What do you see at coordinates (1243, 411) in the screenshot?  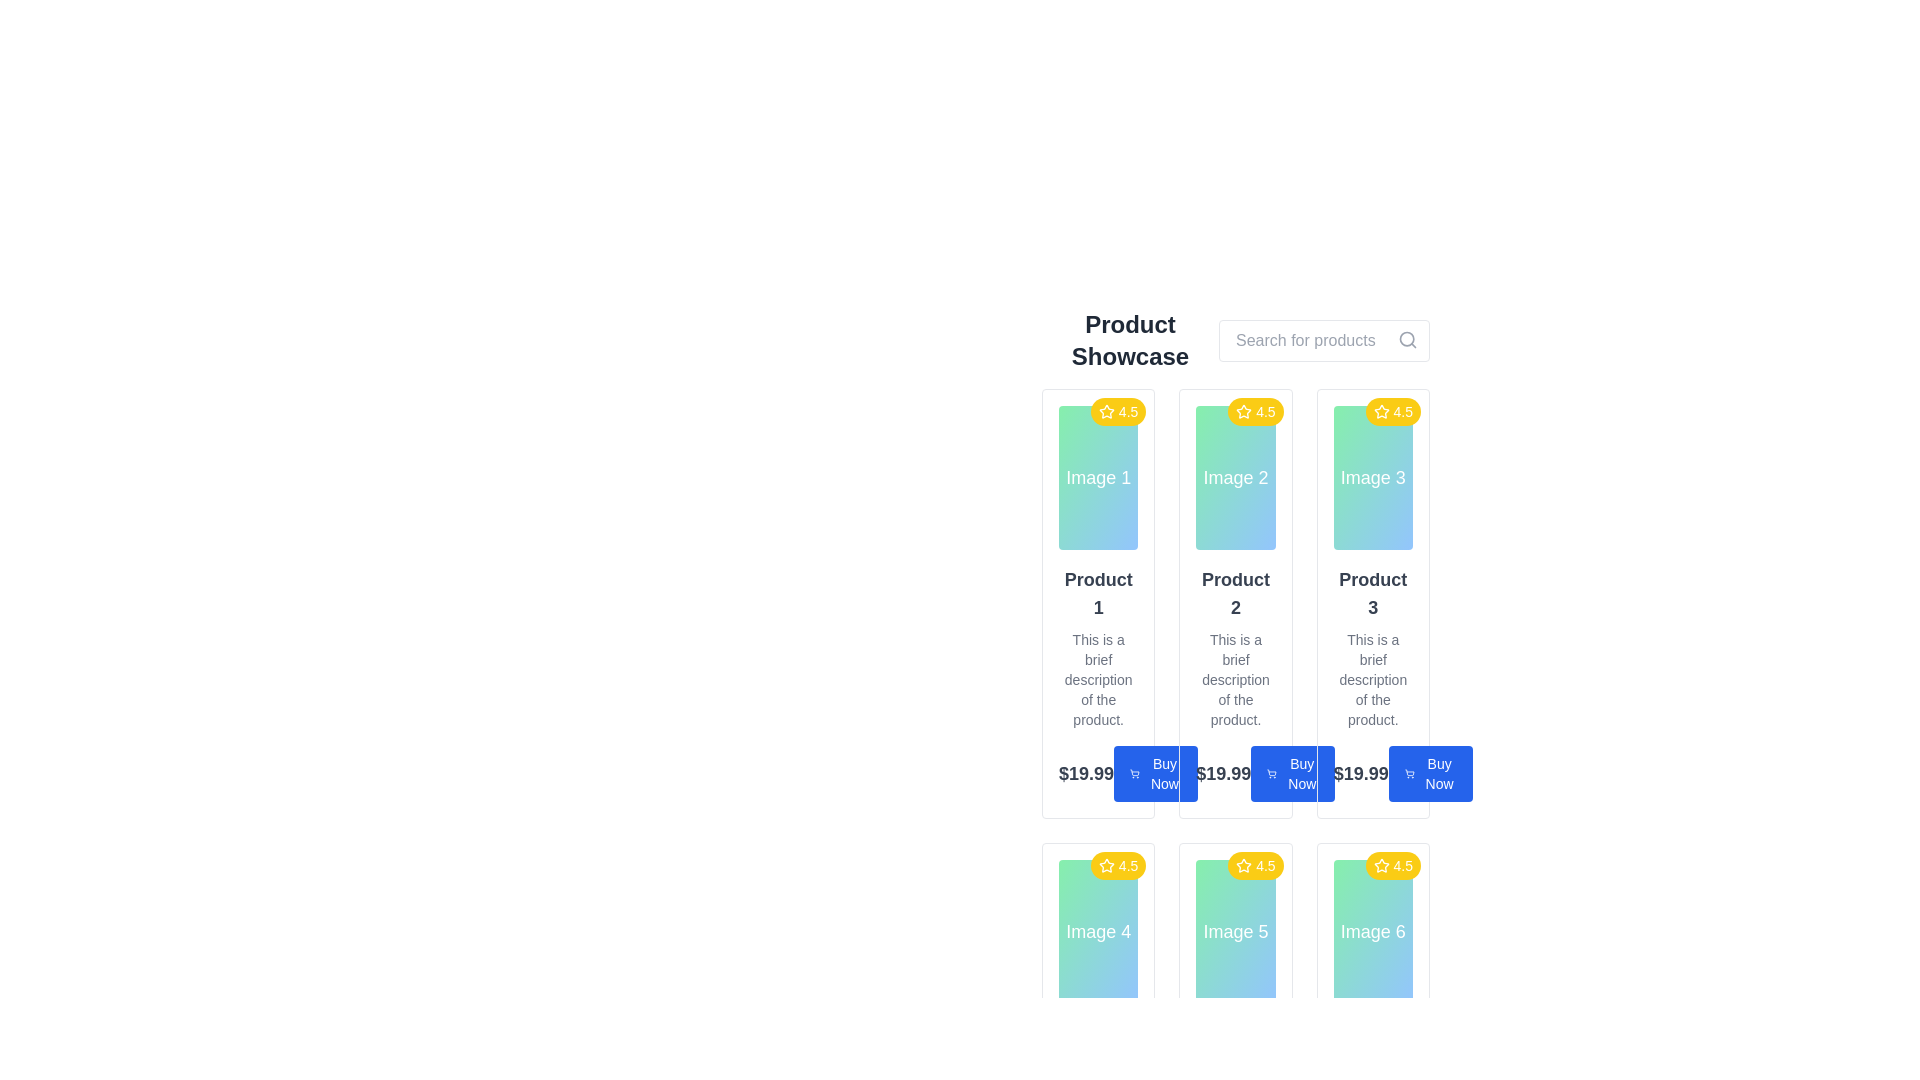 I see `the star icon located inside a yellow badge with a rounded rectangle background at the top-right corner of the second product card` at bounding box center [1243, 411].